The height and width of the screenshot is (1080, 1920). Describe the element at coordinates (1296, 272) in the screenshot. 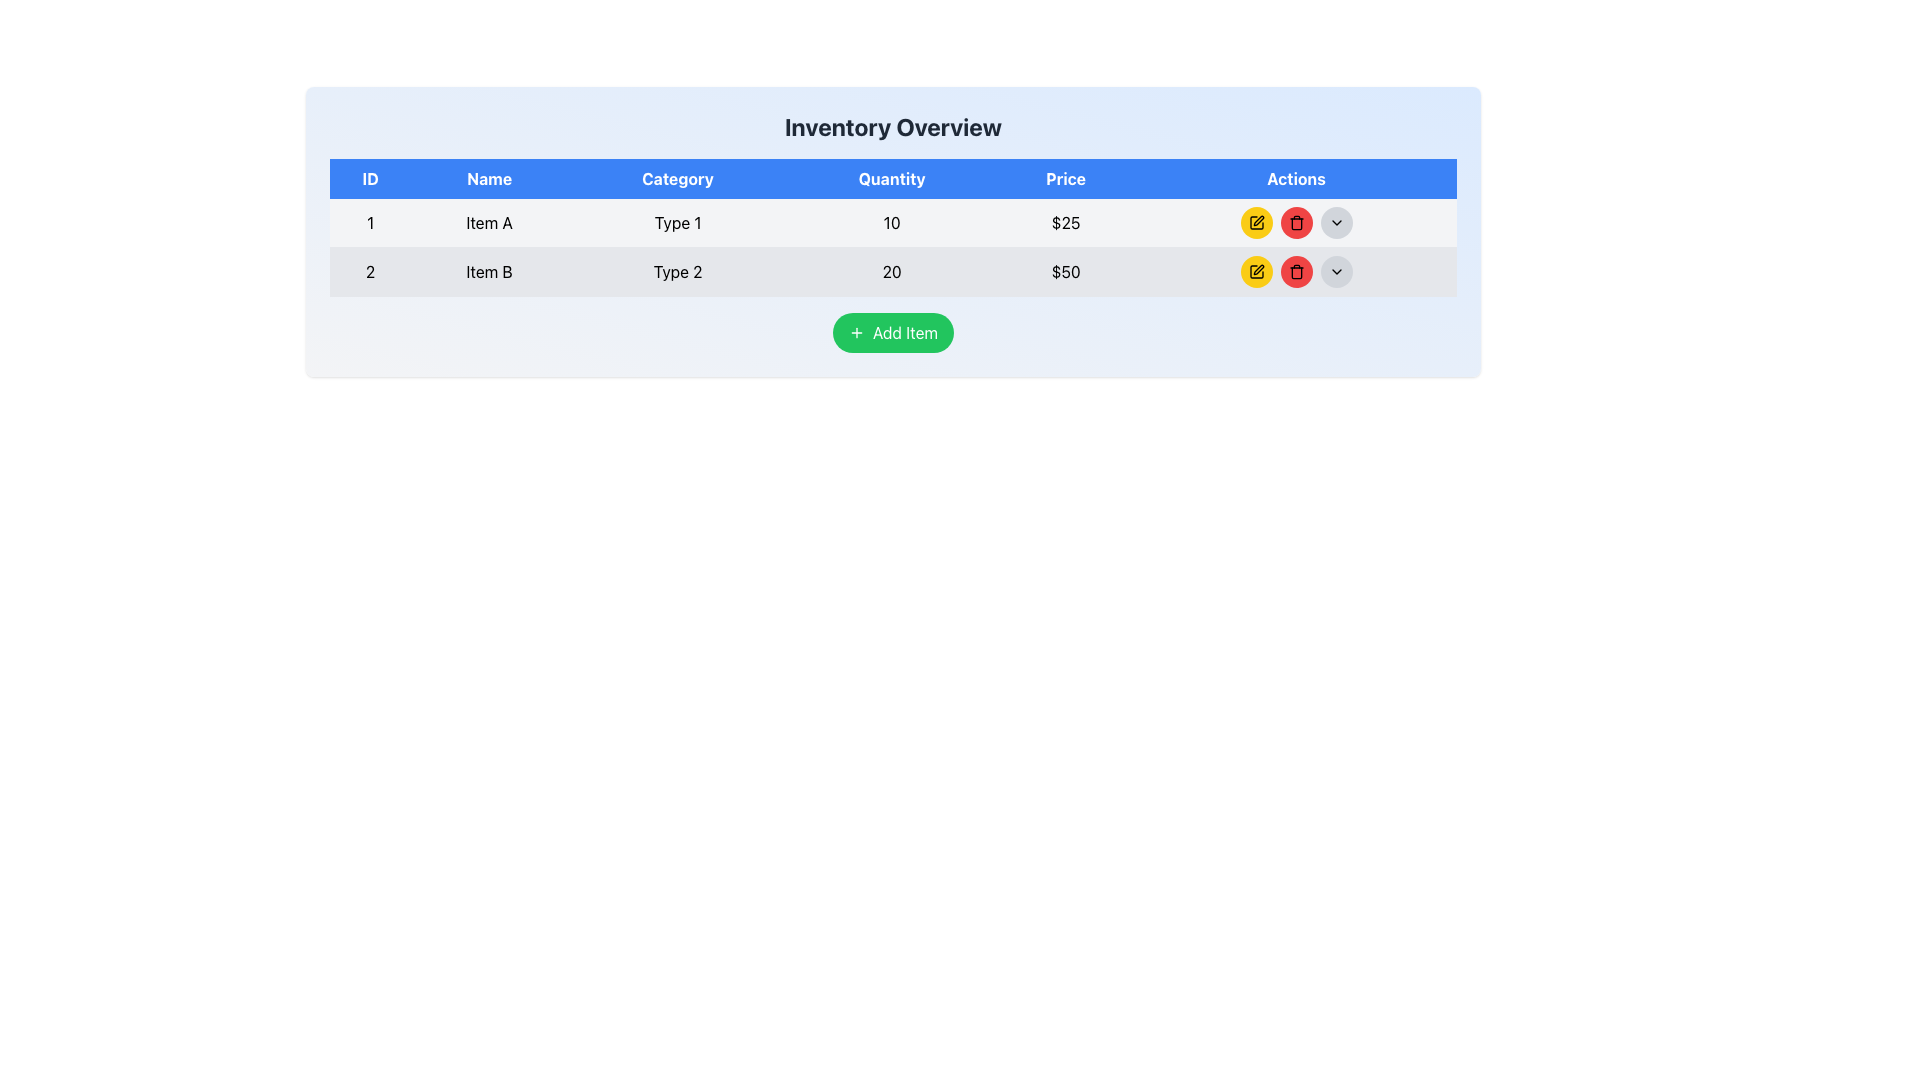

I see `the small trashcan icon with a red background located within the rounded button in the second row of the 'Actions' column` at that location.